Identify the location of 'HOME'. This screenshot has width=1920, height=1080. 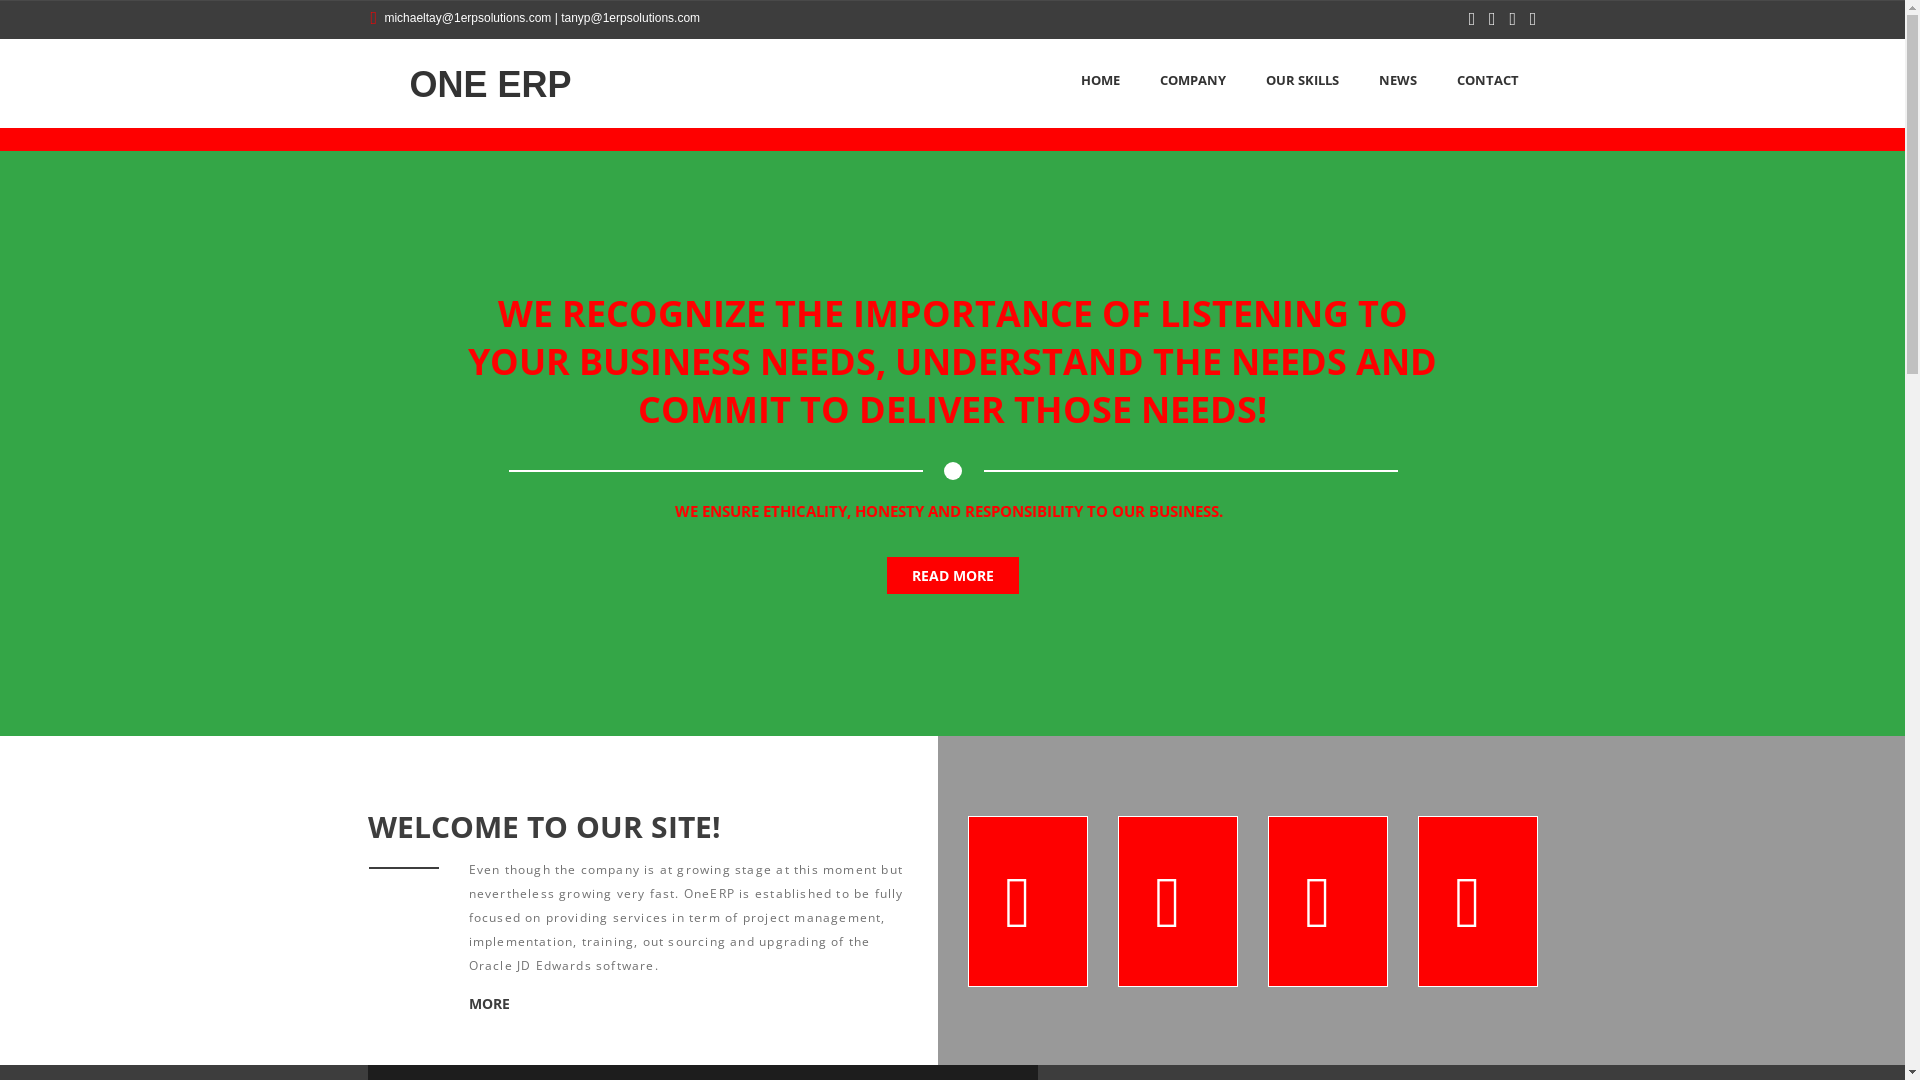
(1099, 79).